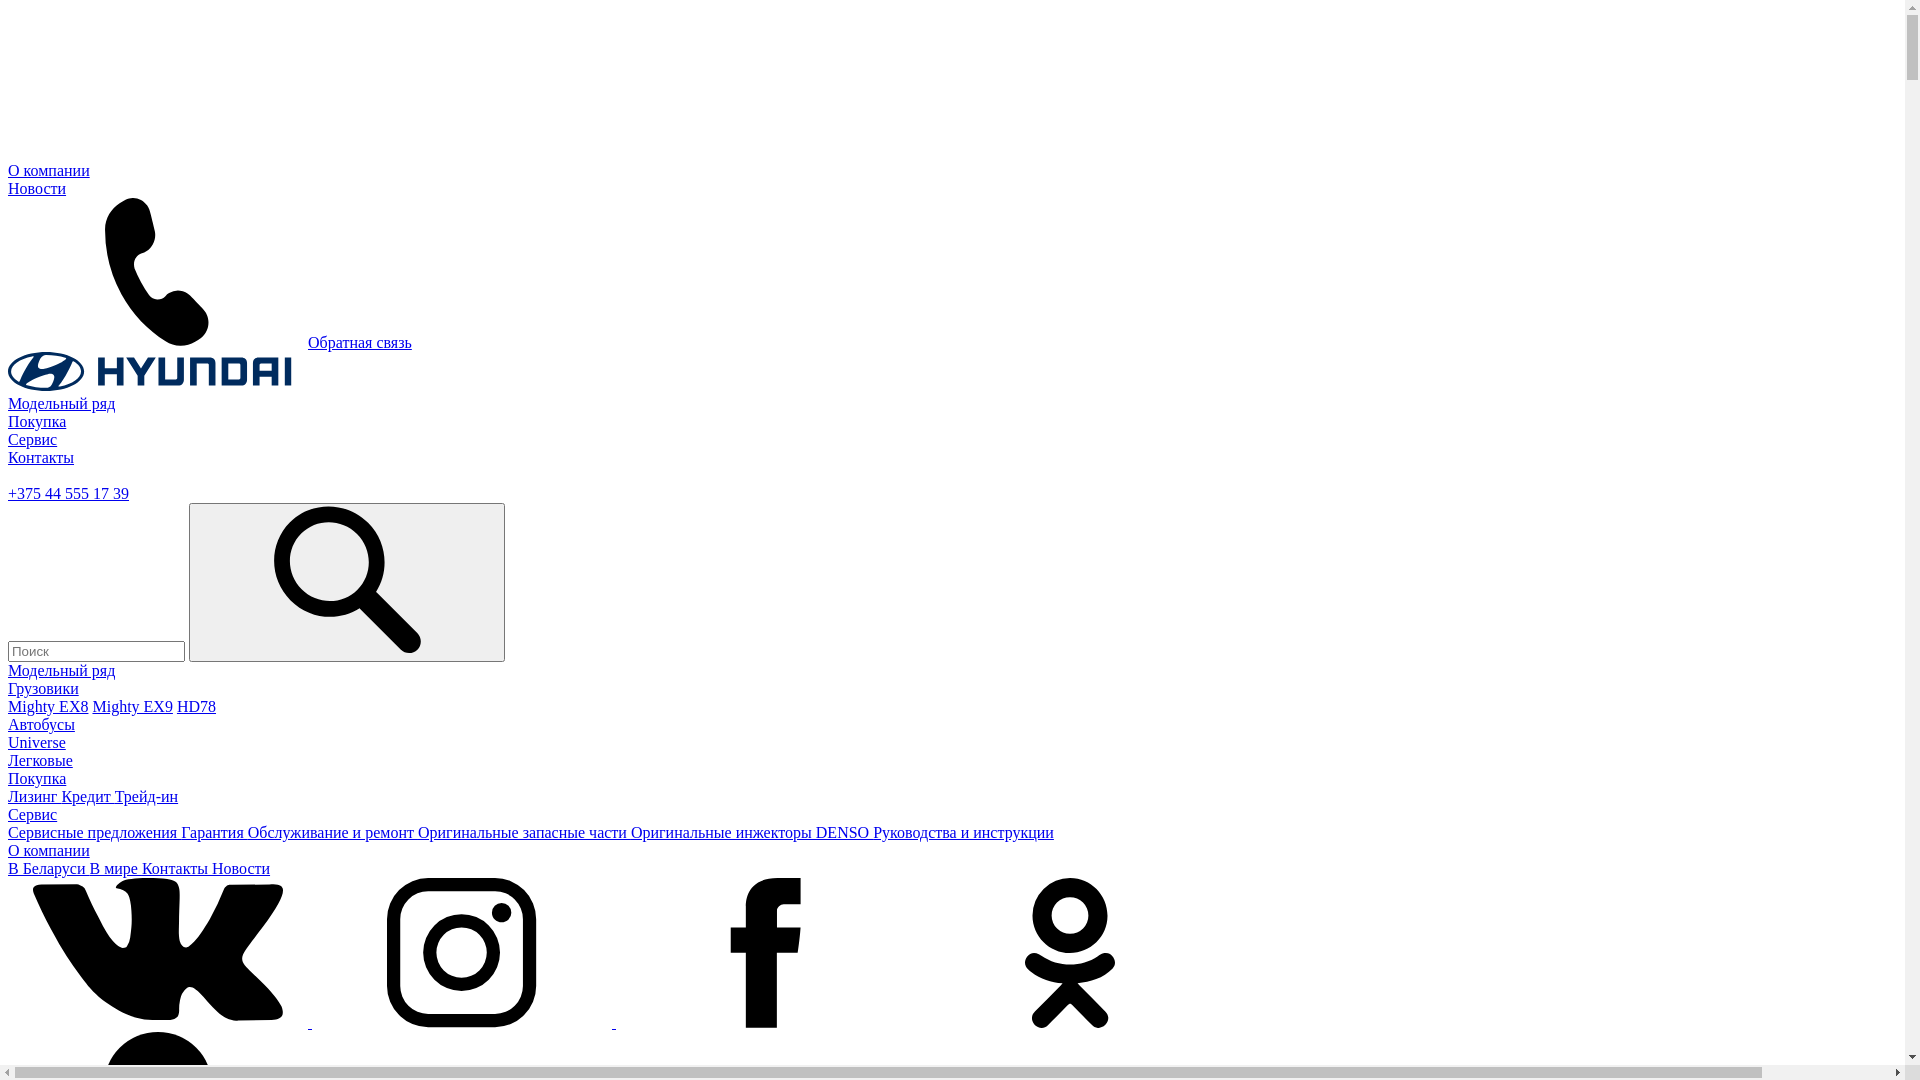  What do you see at coordinates (37, 742) in the screenshot?
I see `'Universe'` at bounding box center [37, 742].